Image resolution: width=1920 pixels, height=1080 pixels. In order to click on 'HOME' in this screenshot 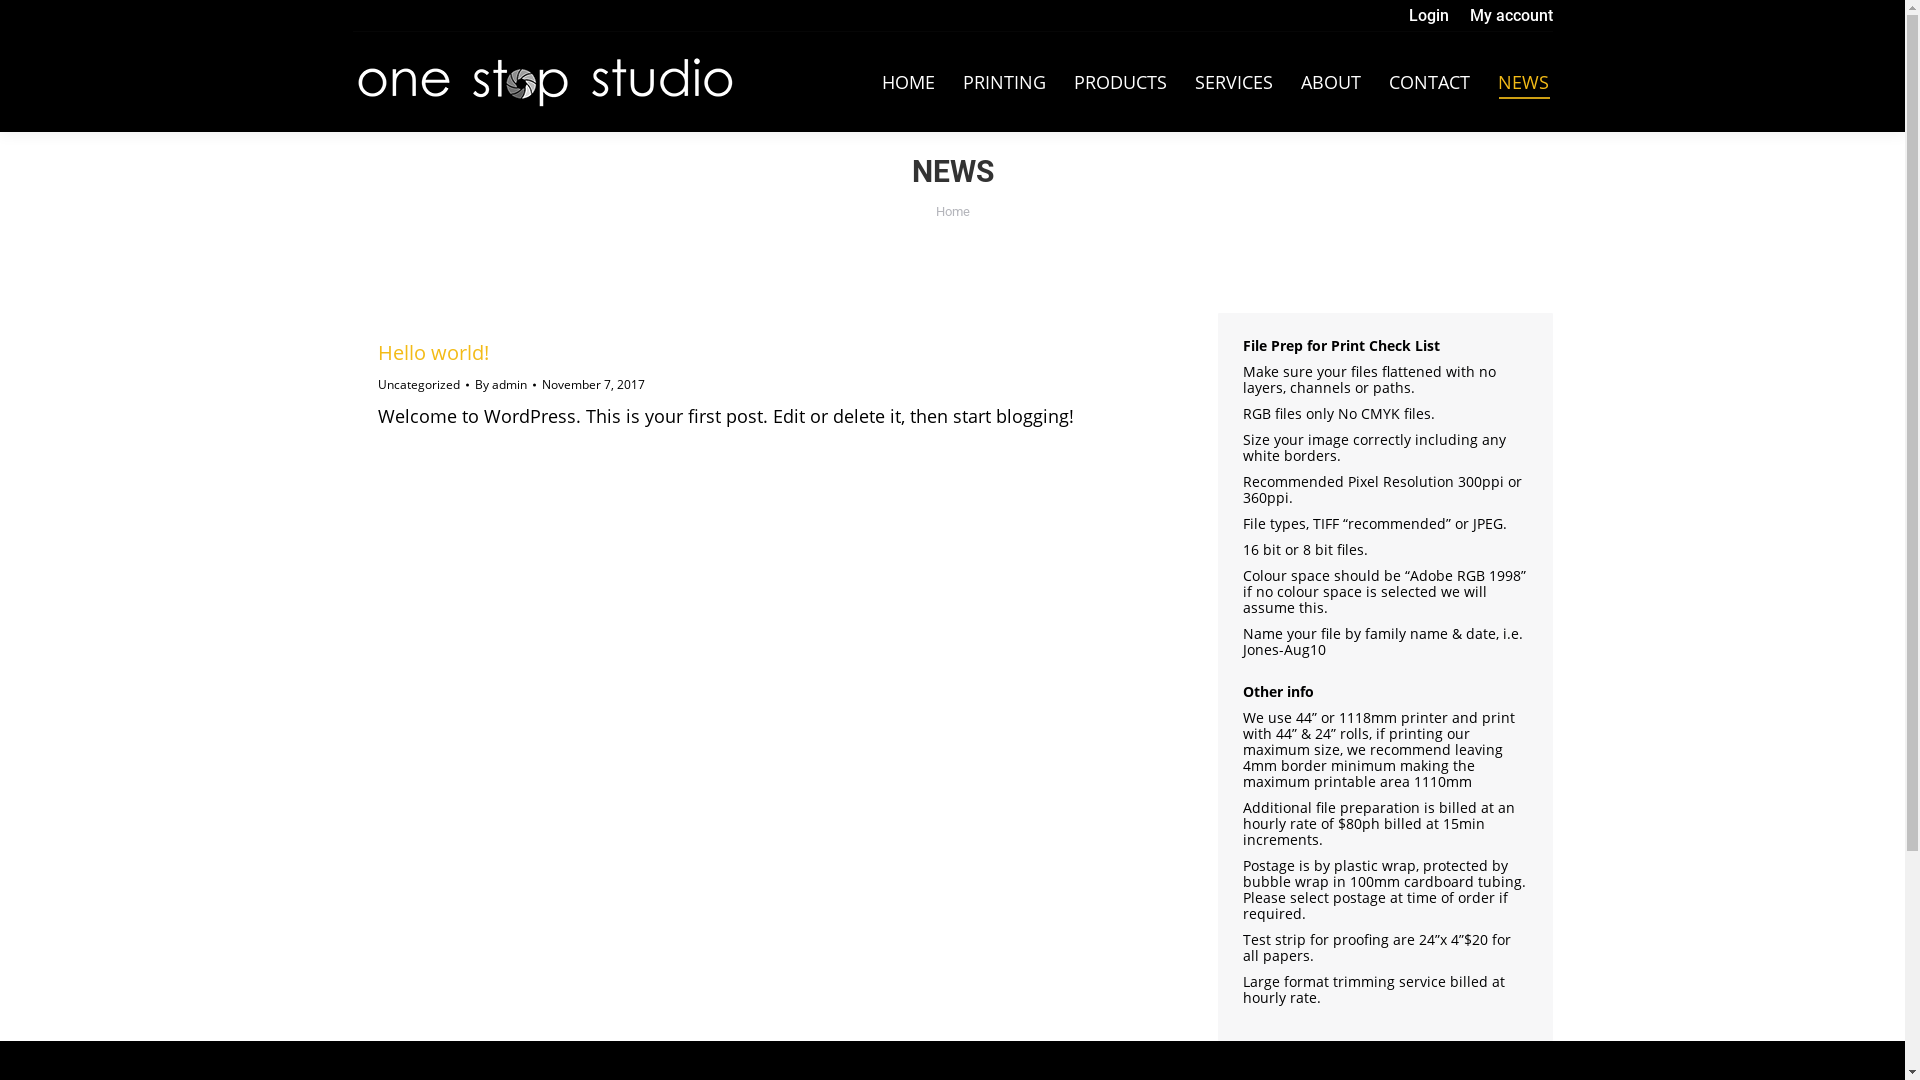, I will do `click(907, 80)`.